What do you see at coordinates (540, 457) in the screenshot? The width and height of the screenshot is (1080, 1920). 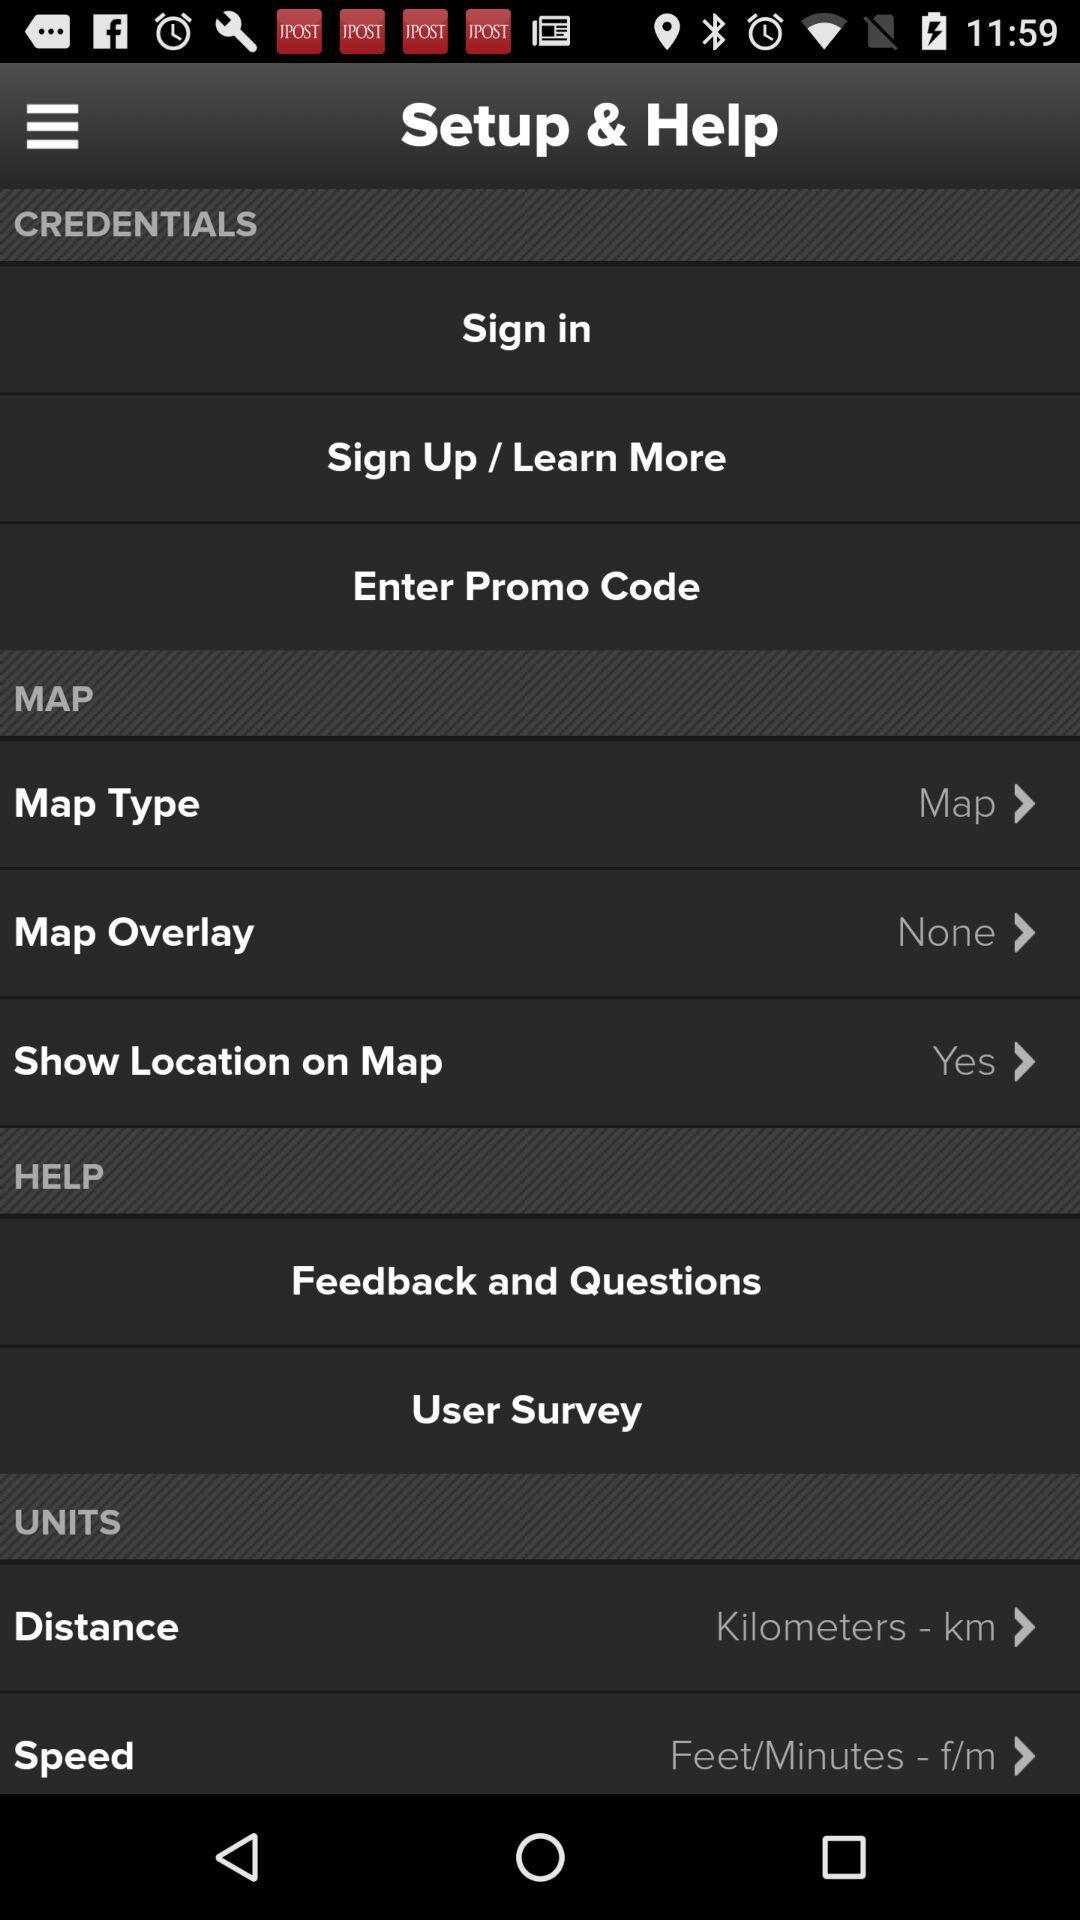 I see `sign up learn icon` at bounding box center [540, 457].